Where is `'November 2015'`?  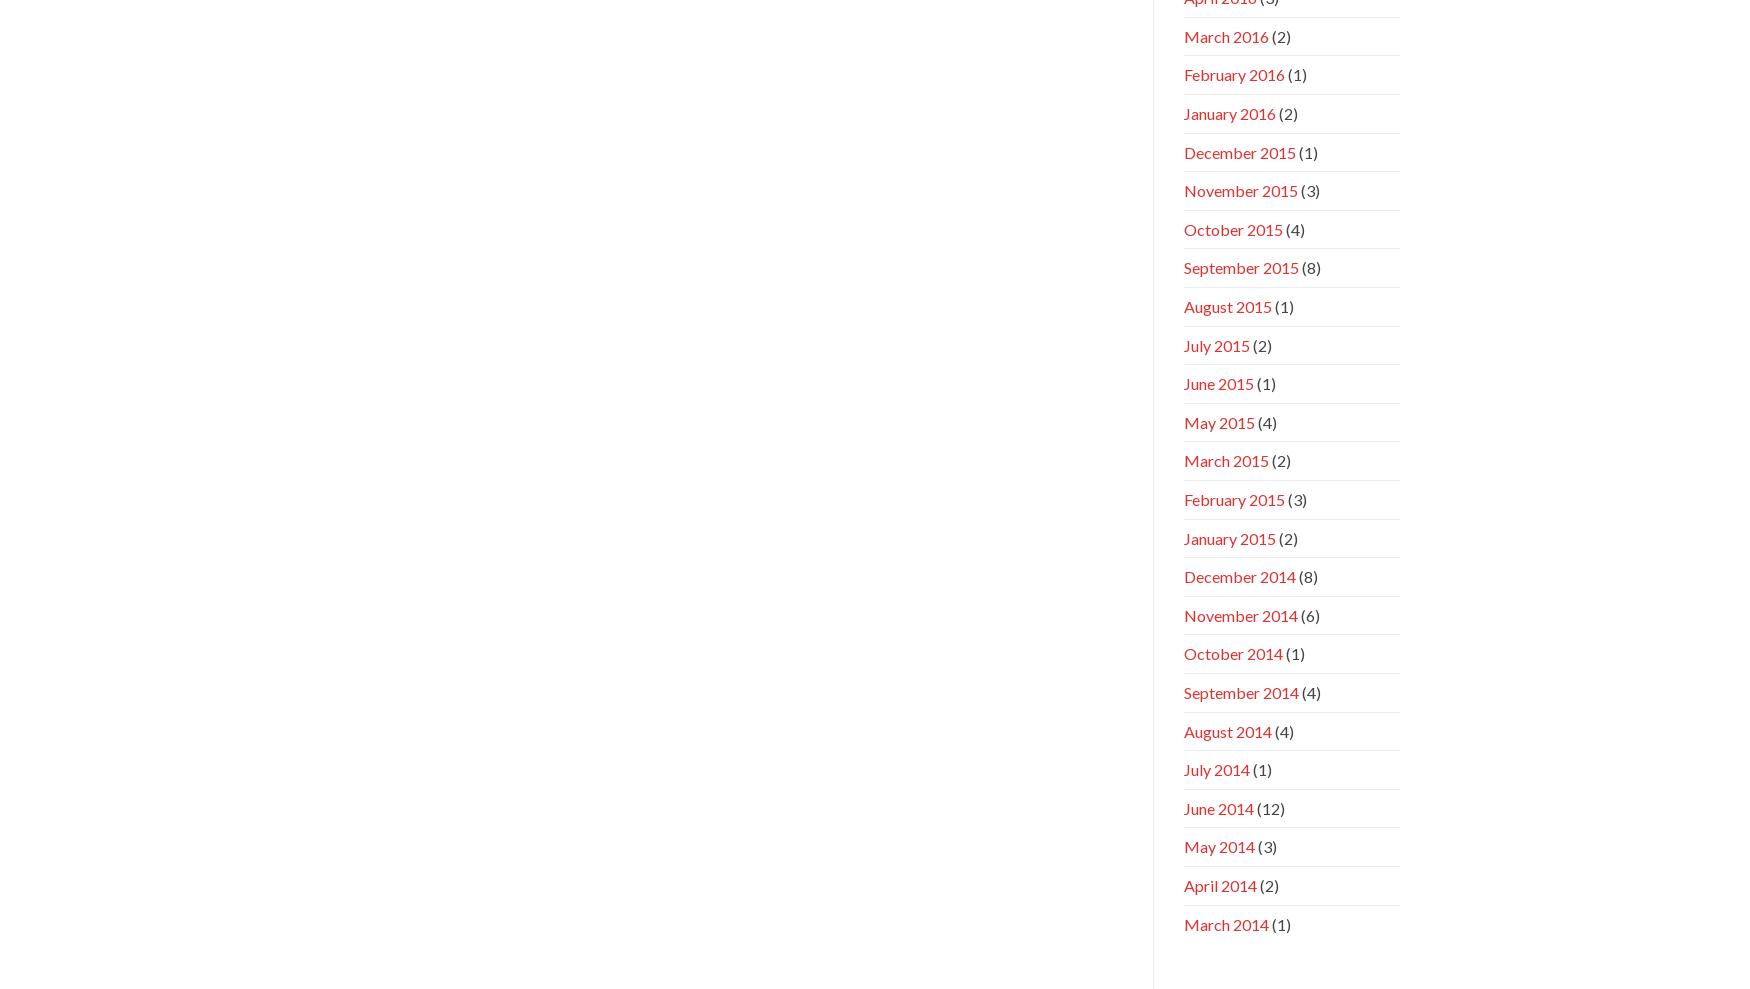 'November 2015' is located at coordinates (1240, 190).